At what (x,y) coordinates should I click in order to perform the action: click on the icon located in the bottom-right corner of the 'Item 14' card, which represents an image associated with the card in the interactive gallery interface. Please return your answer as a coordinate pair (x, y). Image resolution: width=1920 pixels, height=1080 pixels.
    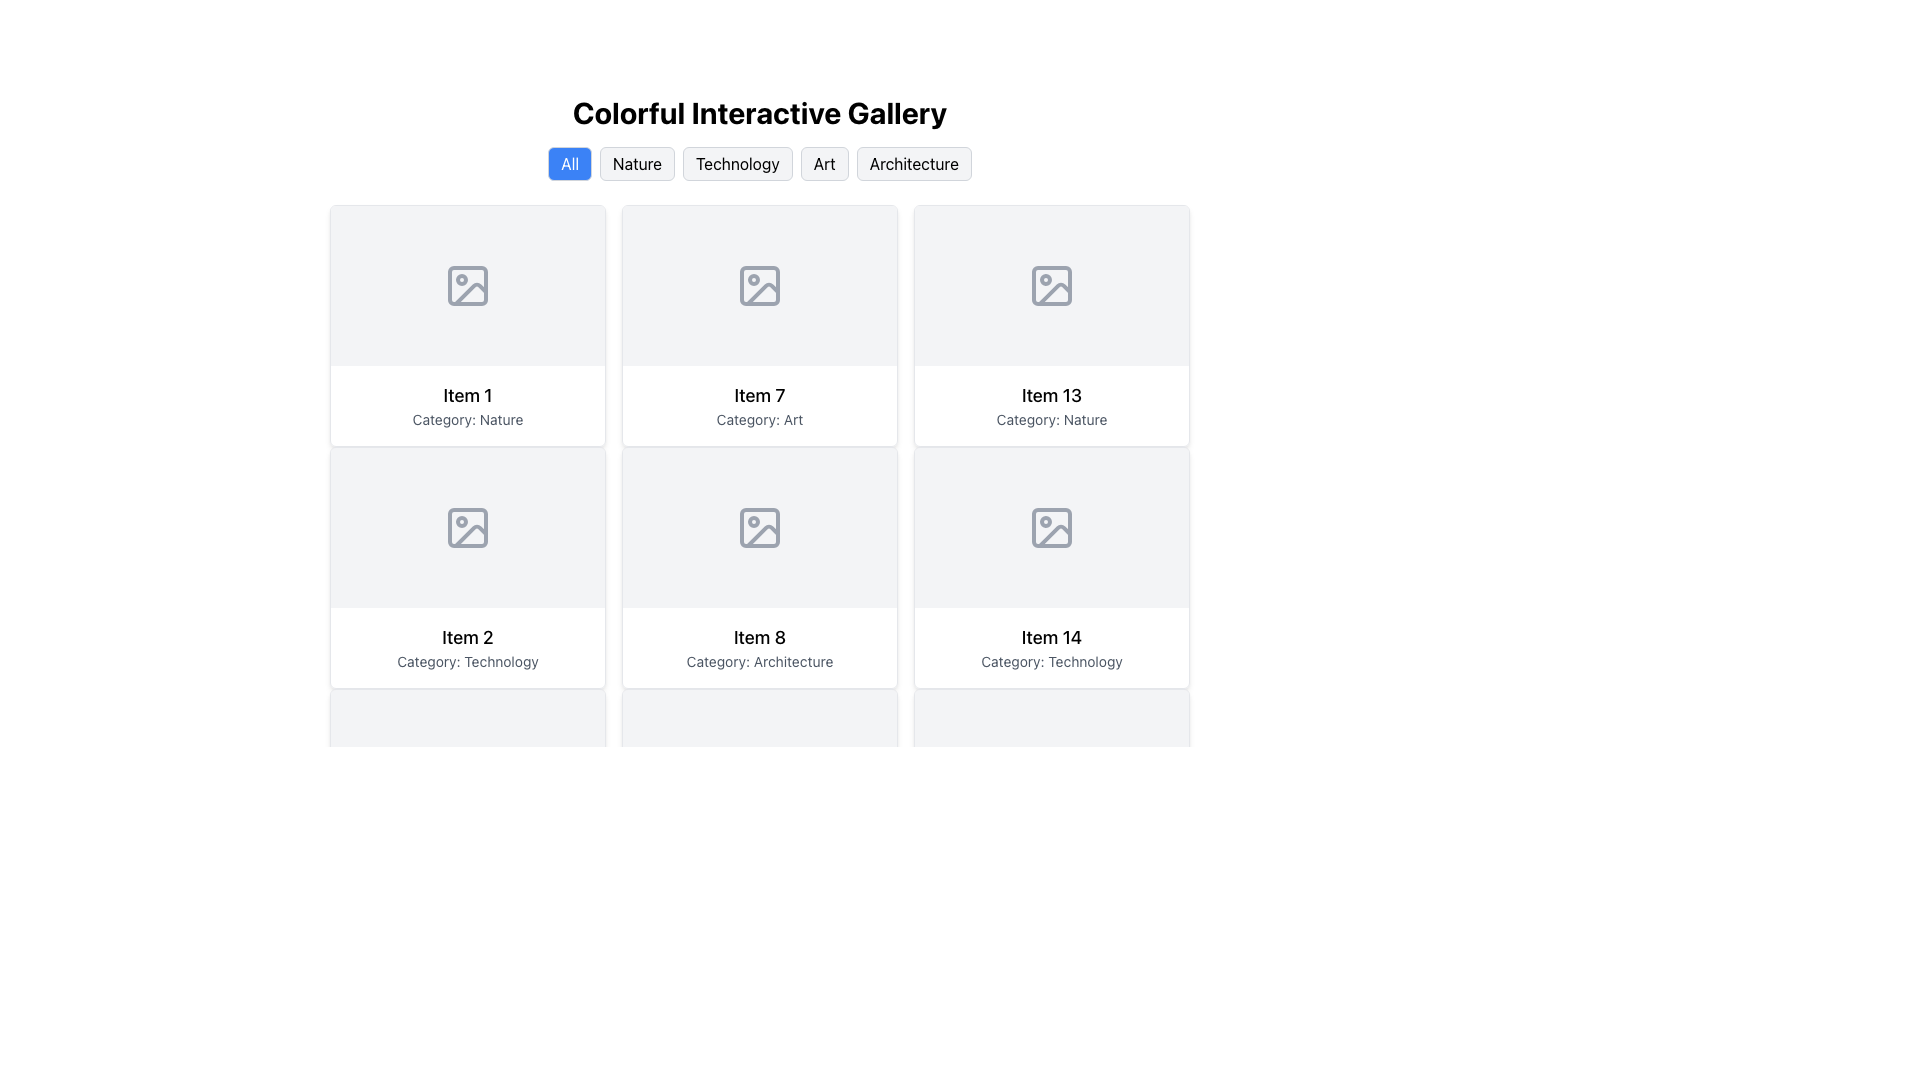
    Looking at the image, I should click on (1050, 527).